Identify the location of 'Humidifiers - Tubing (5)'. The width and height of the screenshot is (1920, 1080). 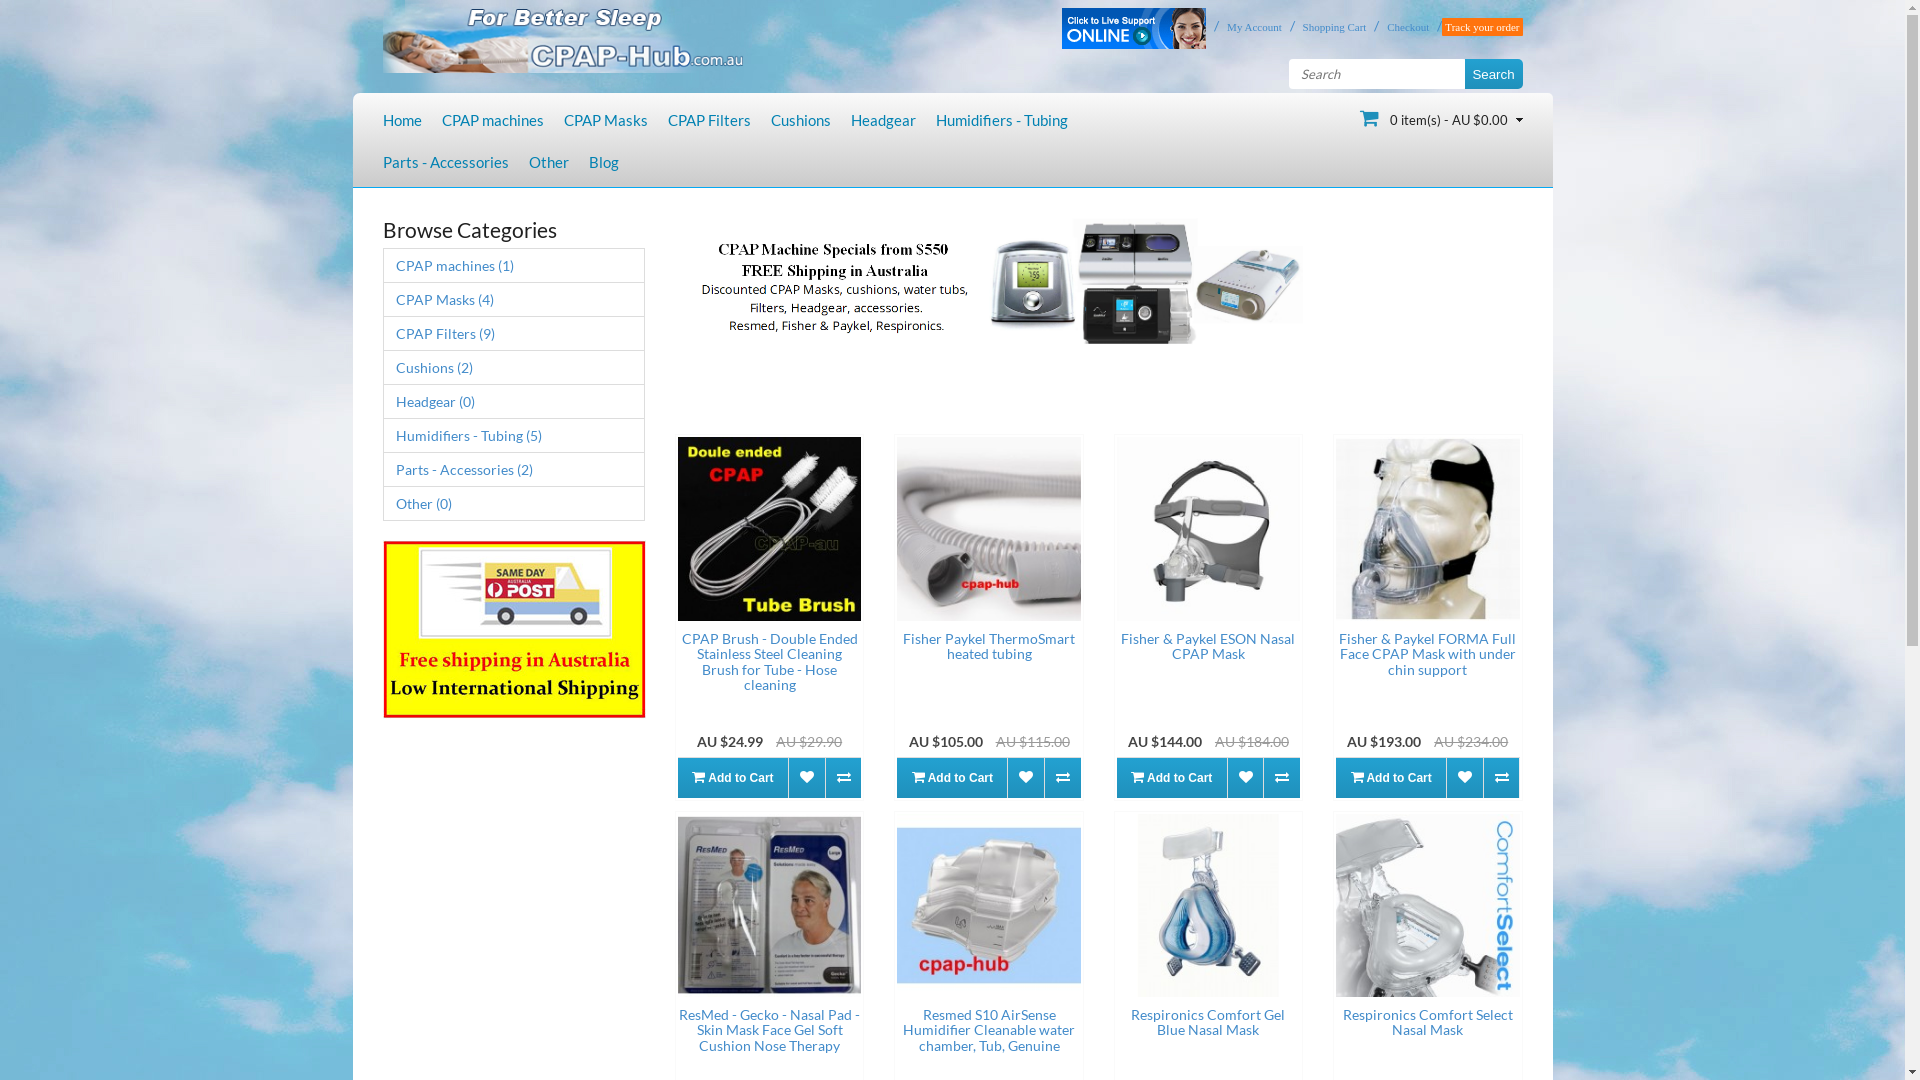
(513, 434).